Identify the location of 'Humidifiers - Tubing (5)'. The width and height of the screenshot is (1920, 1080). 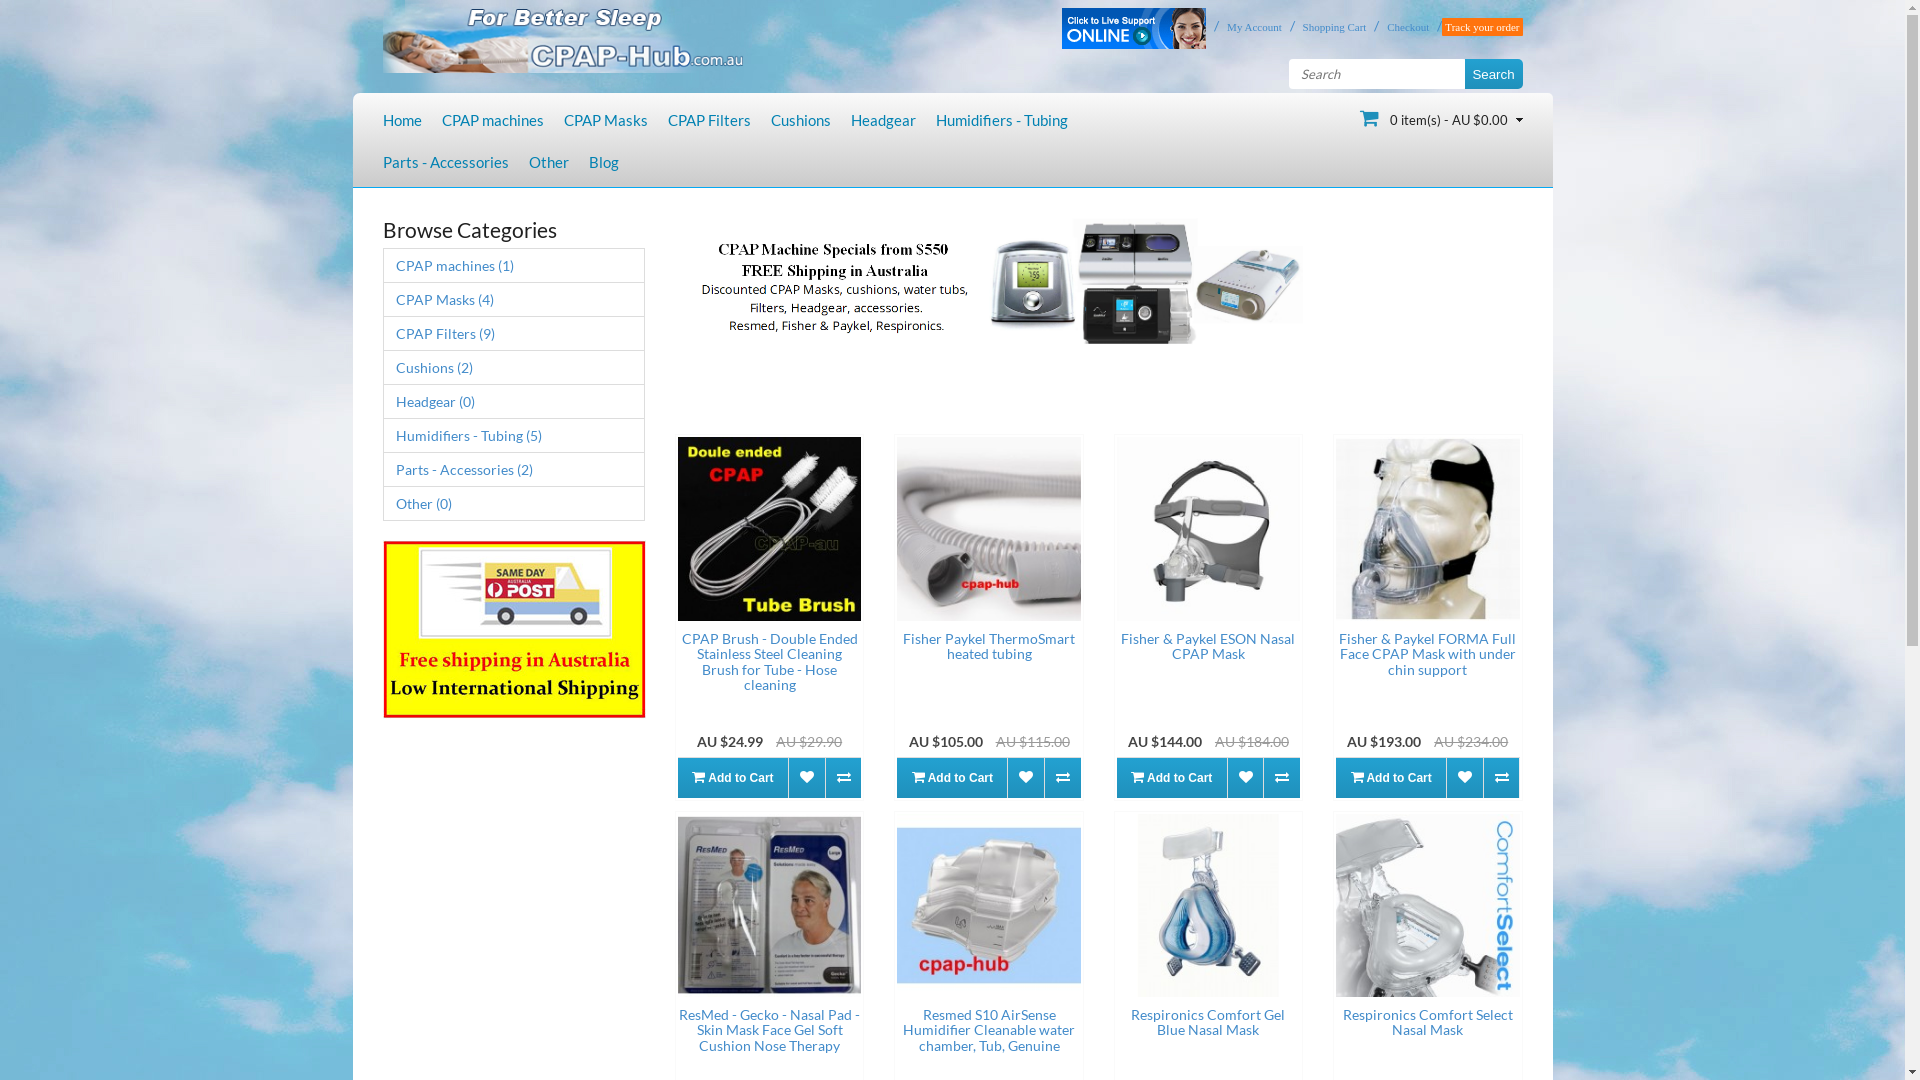
(513, 434).